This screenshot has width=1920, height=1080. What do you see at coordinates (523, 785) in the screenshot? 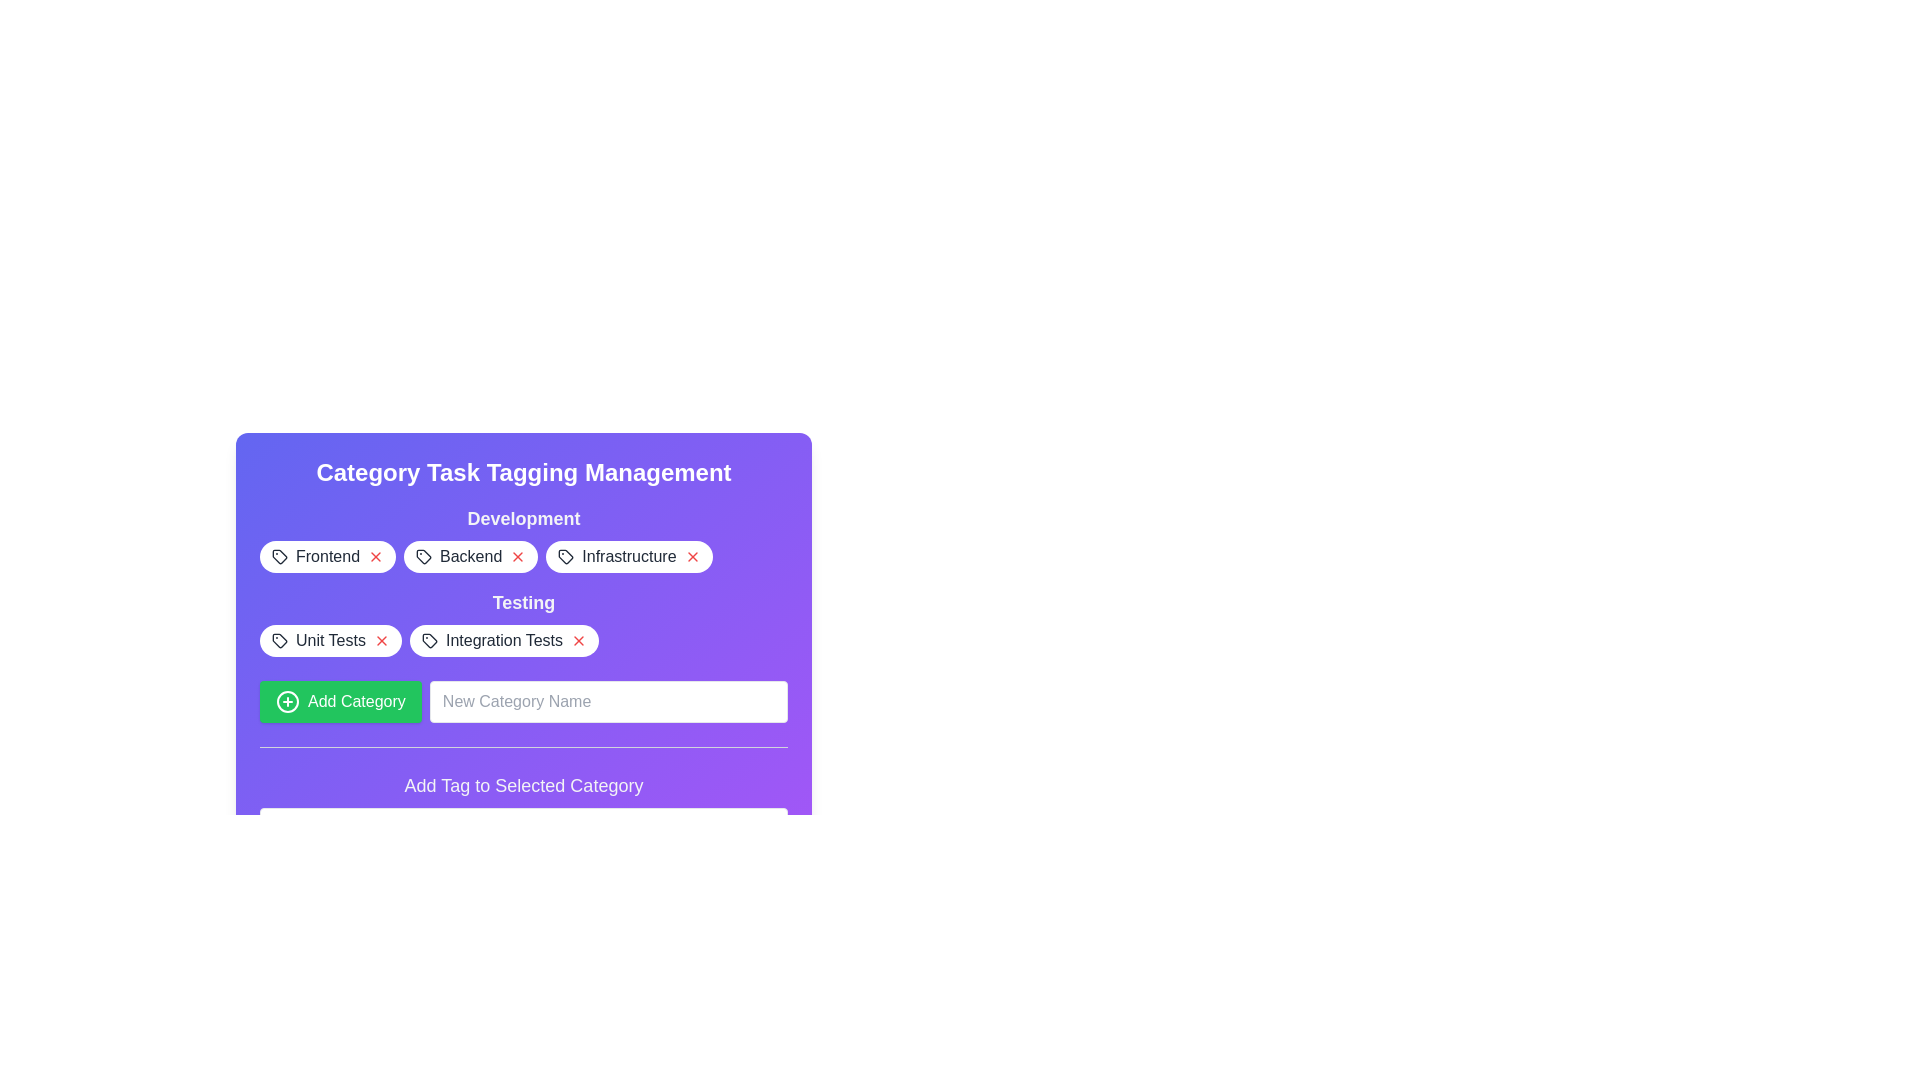
I see `the text label that says 'Add Tag to Selected Category', which is positioned on a purple background above the input field and the button labeled 'Add Tag to First Category'` at bounding box center [523, 785].